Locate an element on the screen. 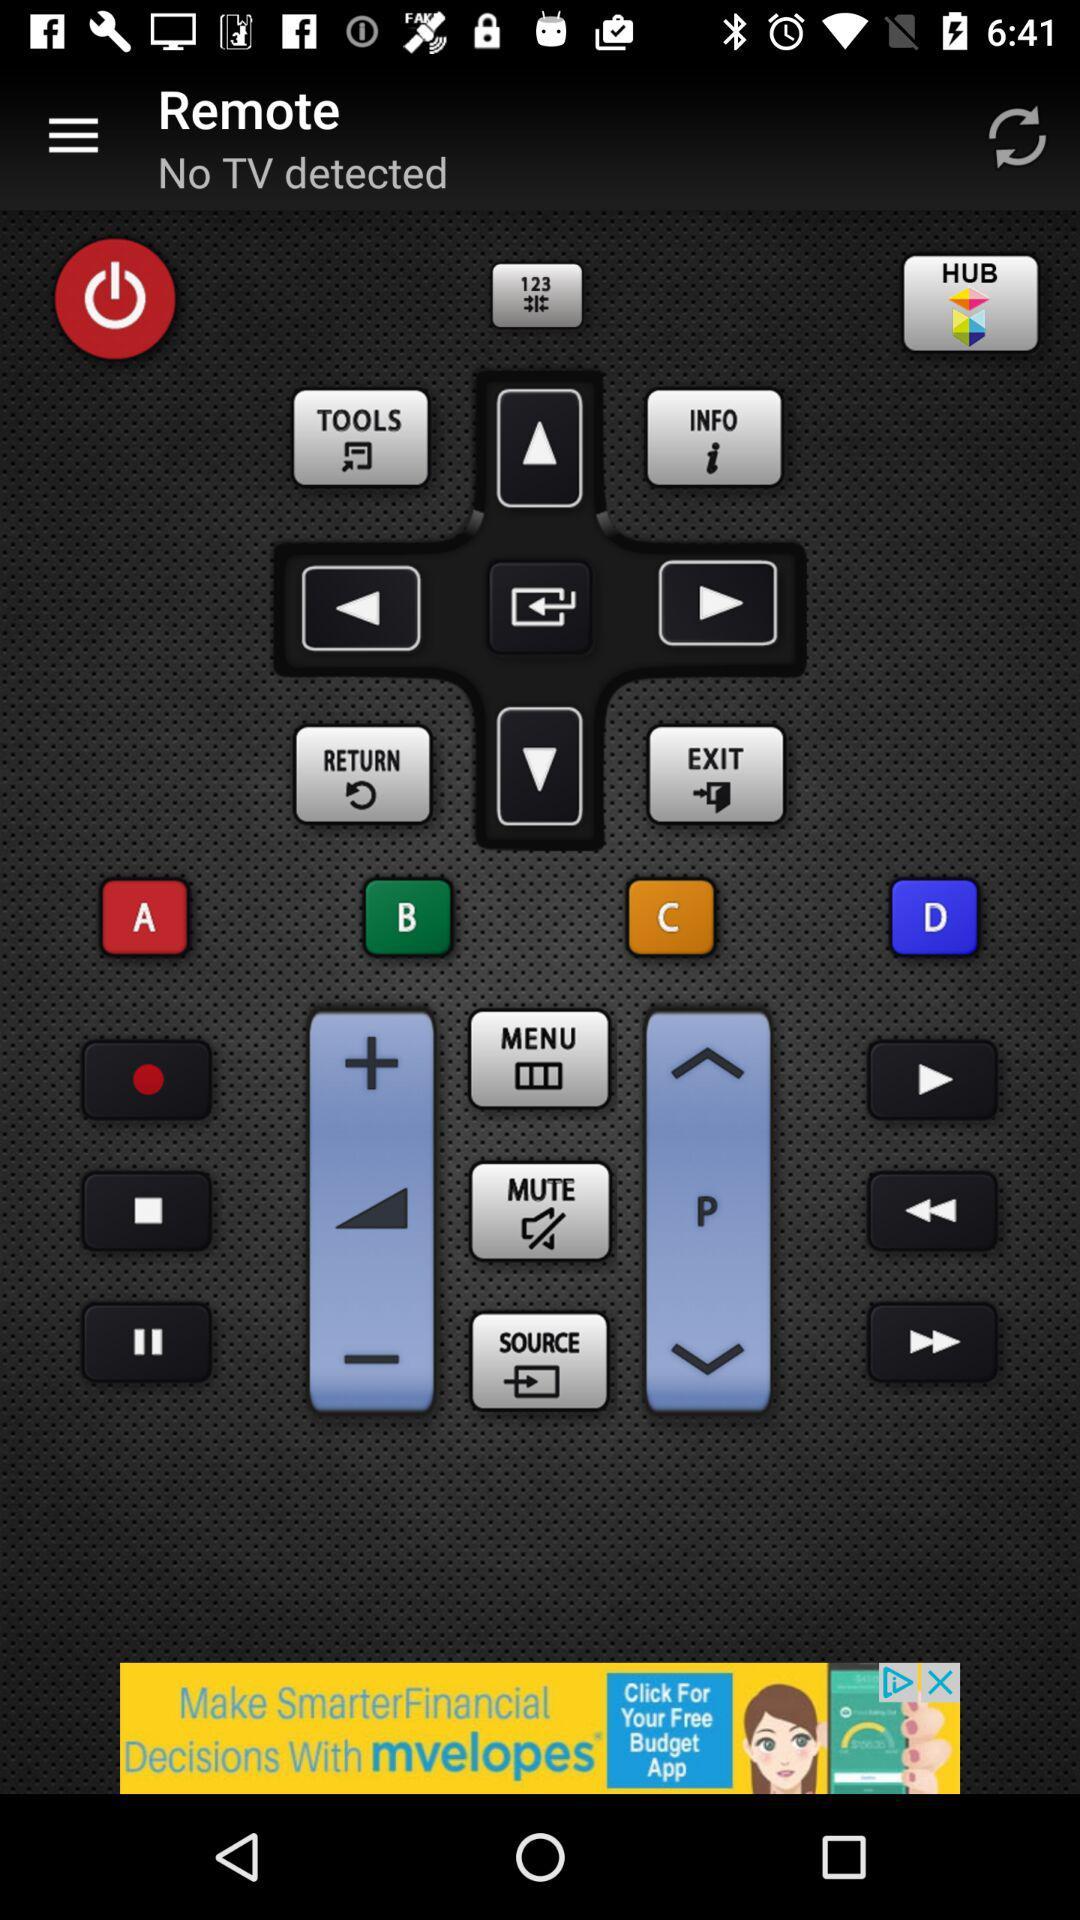 This screenshot has width=1080, height=1920. valum is located at coordinates (371, 1062).